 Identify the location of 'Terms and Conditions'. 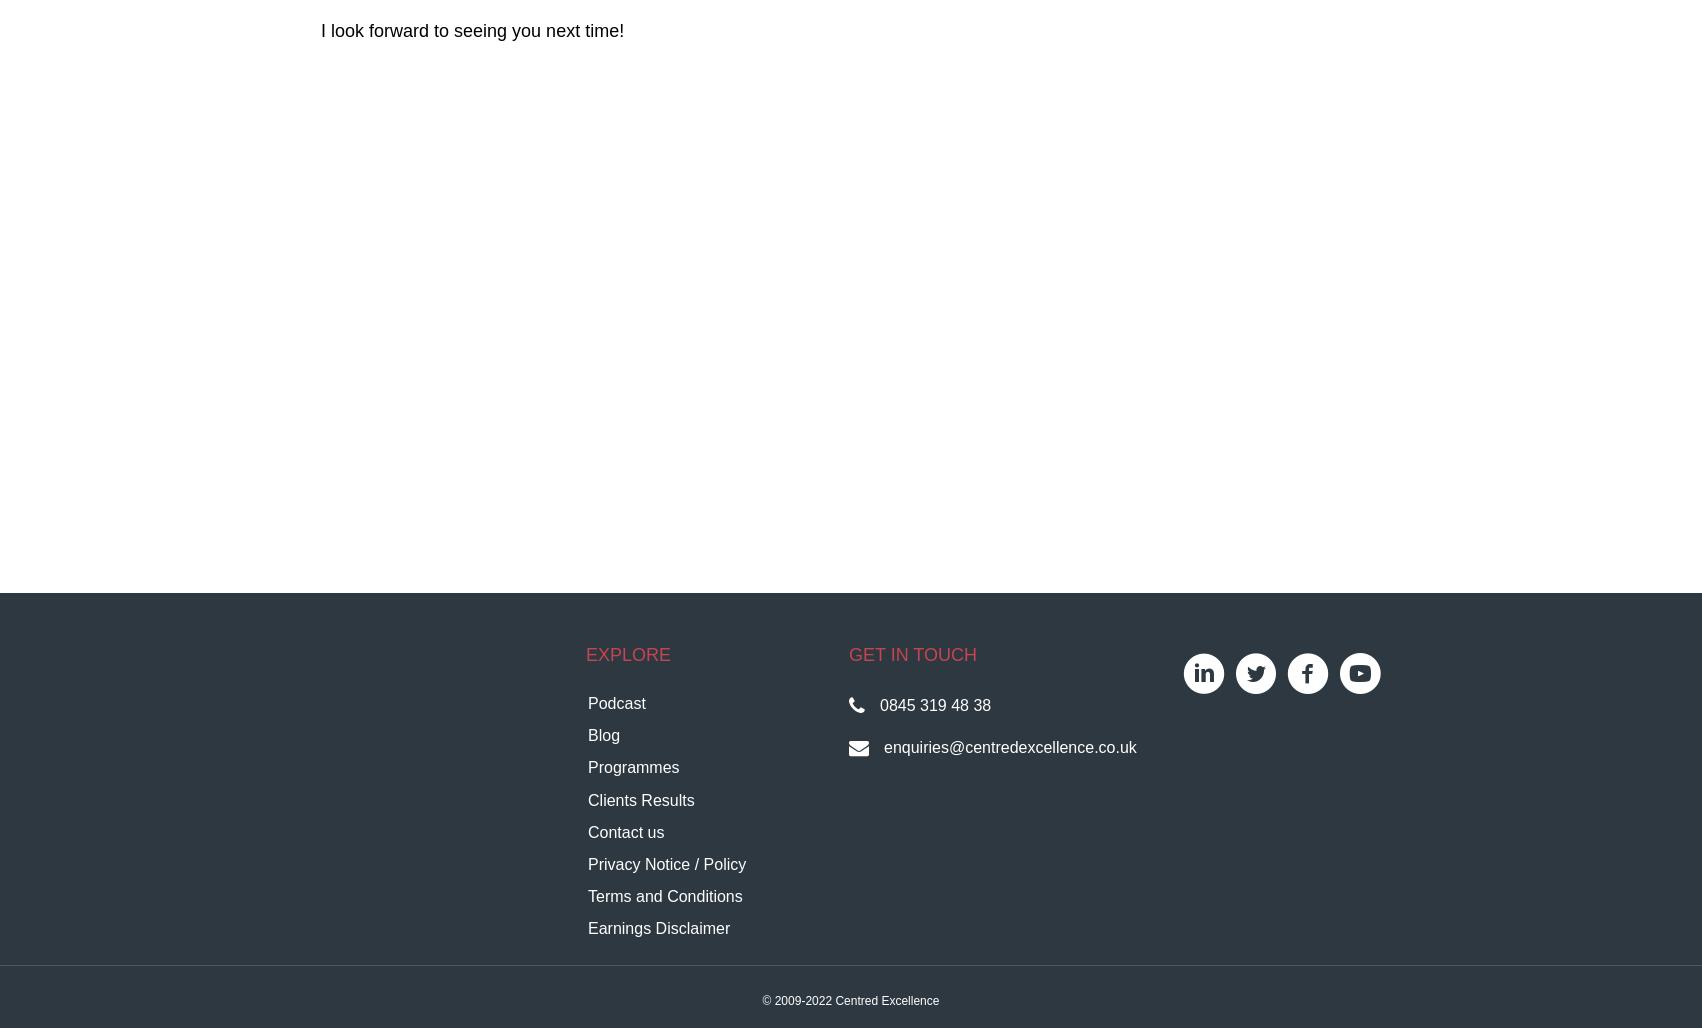
(664, 895).